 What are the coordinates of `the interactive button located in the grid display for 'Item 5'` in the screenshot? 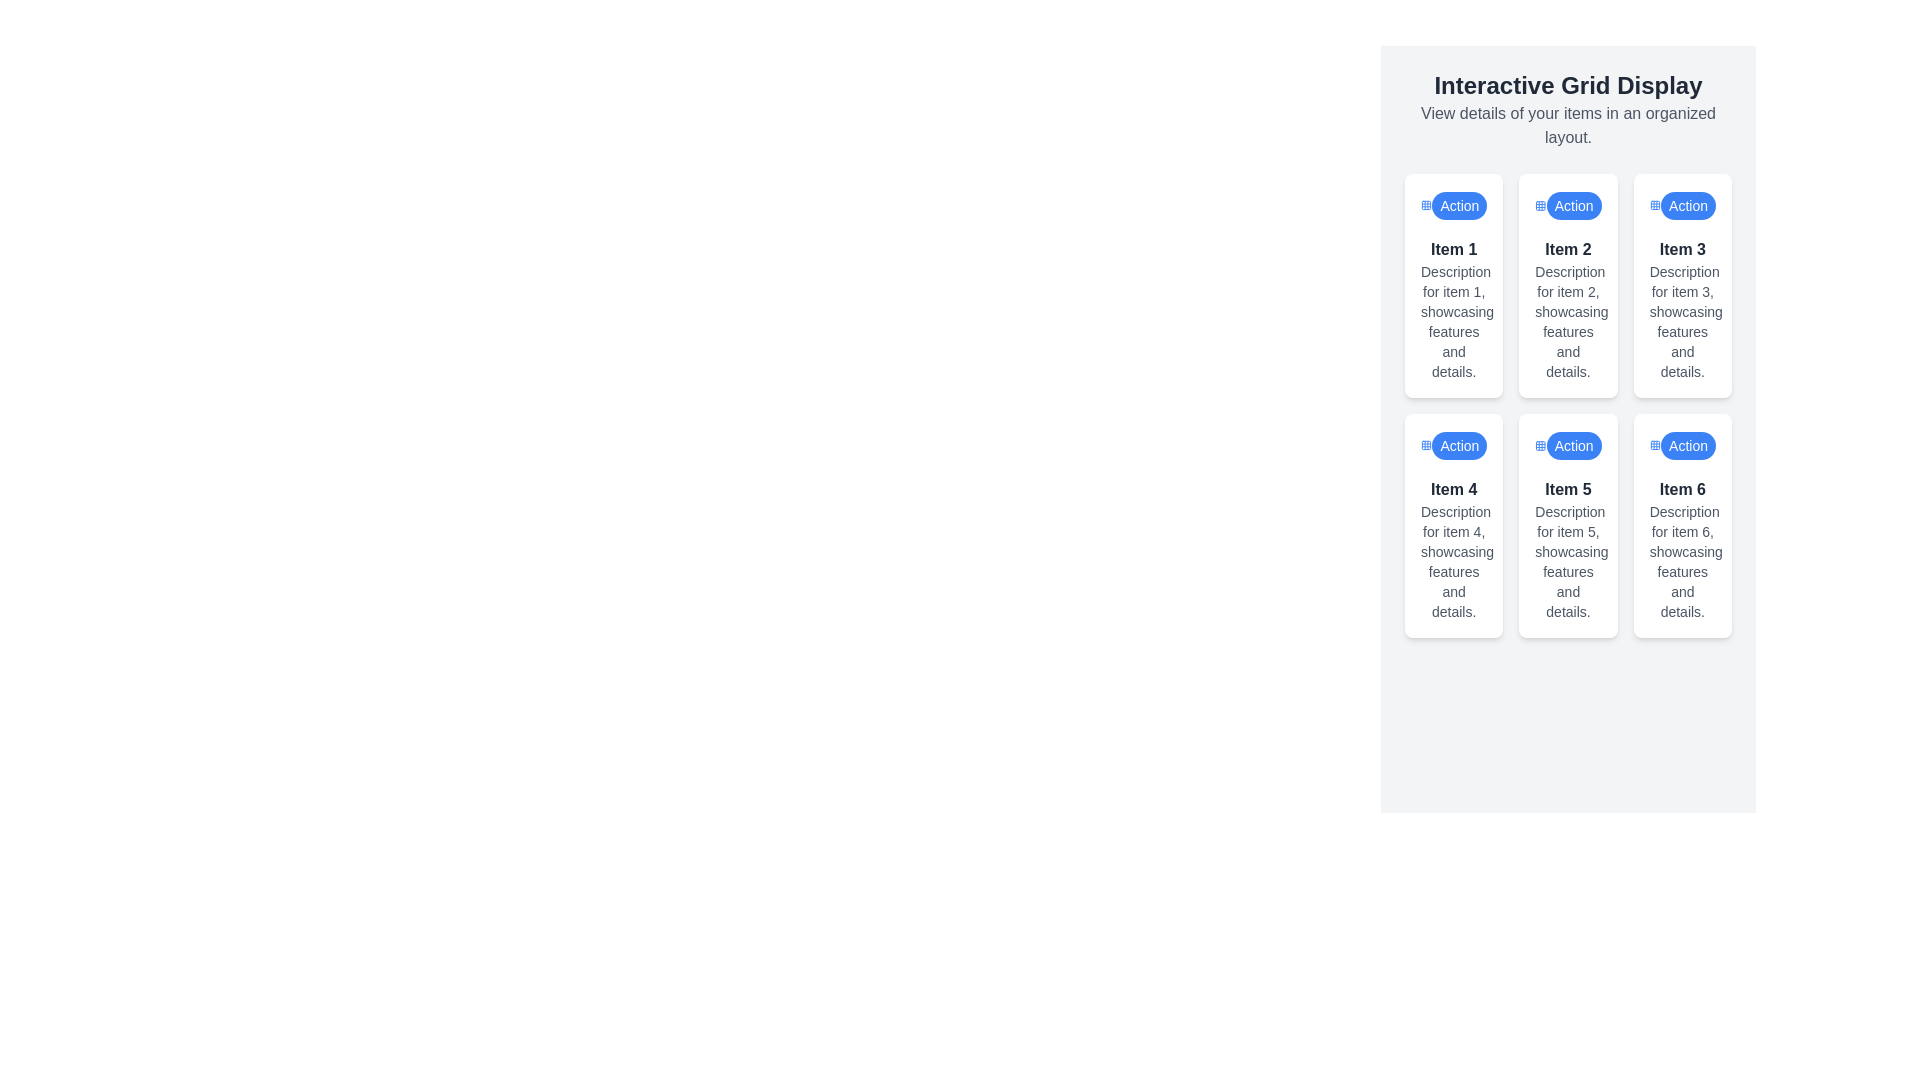 It's located at (1573, 445).